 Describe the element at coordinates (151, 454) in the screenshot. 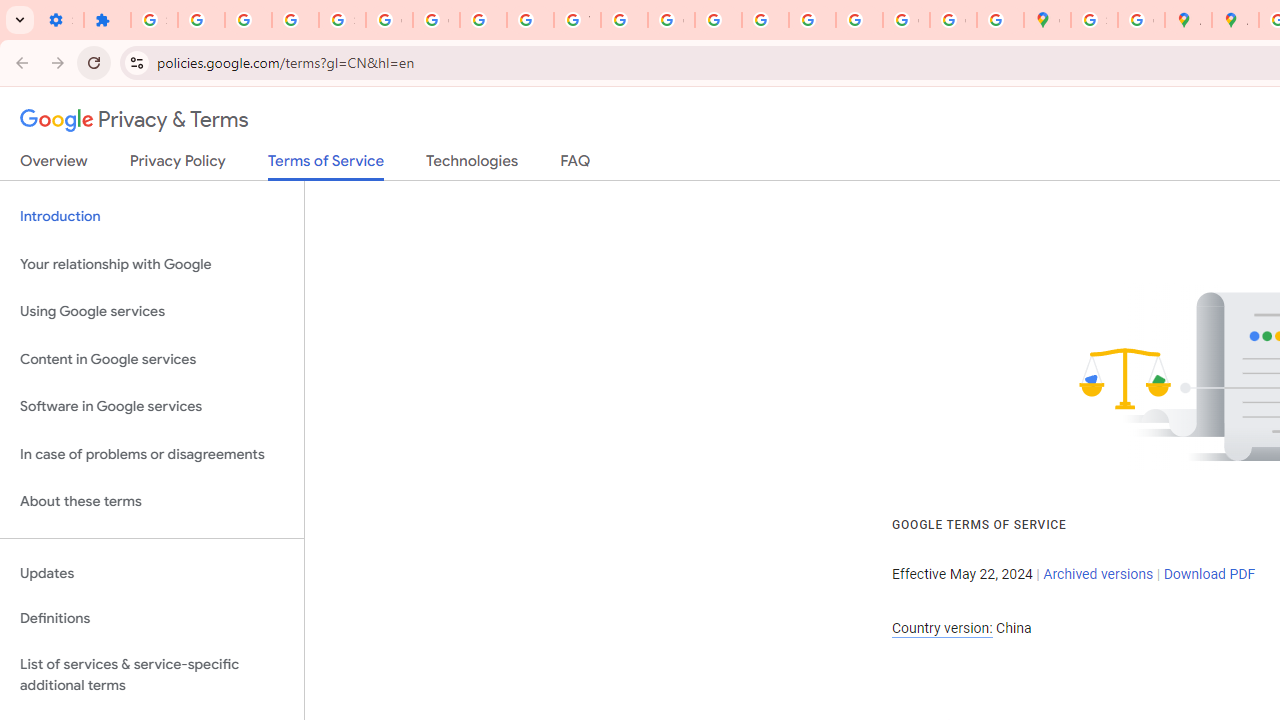

I see `'In case of problems or disagreements'` at that location.